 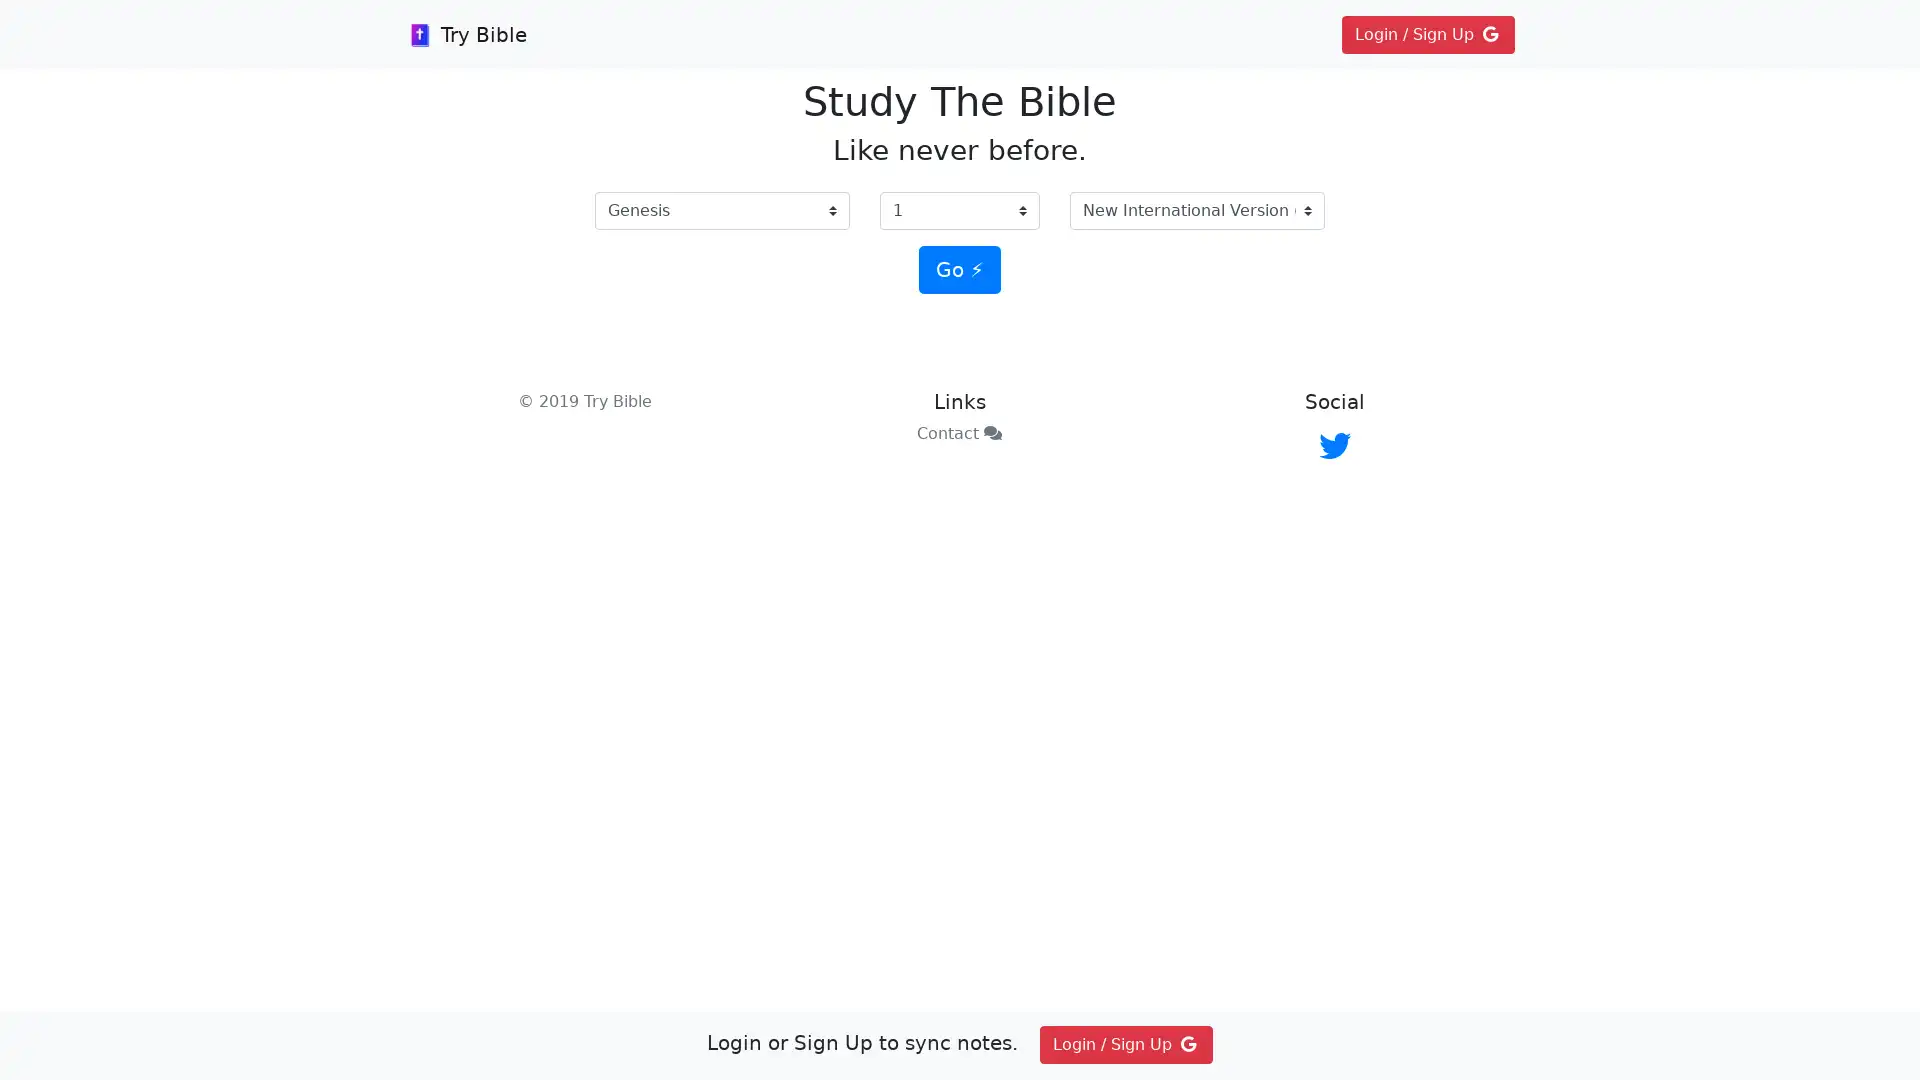 I want to click on Login / Sign Up, so click(x=1126, y=1044).